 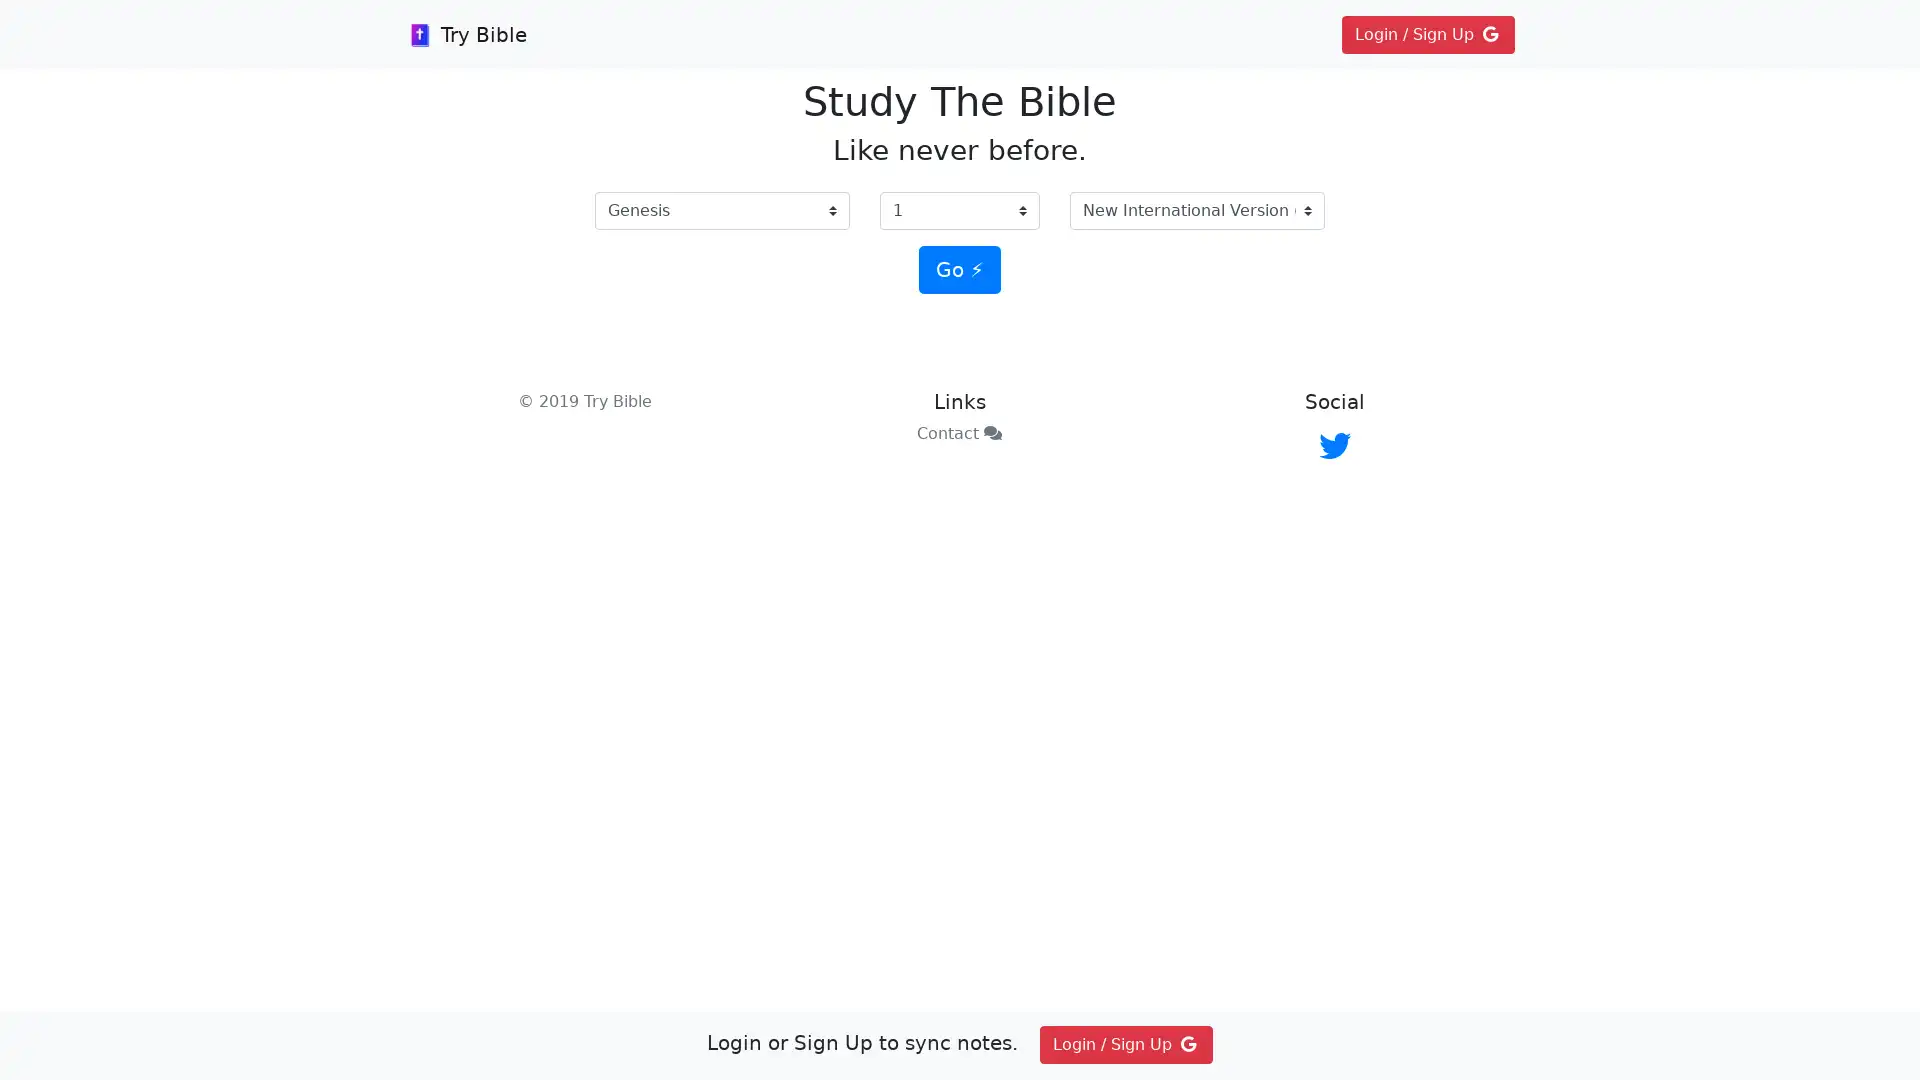 I want to click on Login / Sign Up, so click(x=1126, y=1044).